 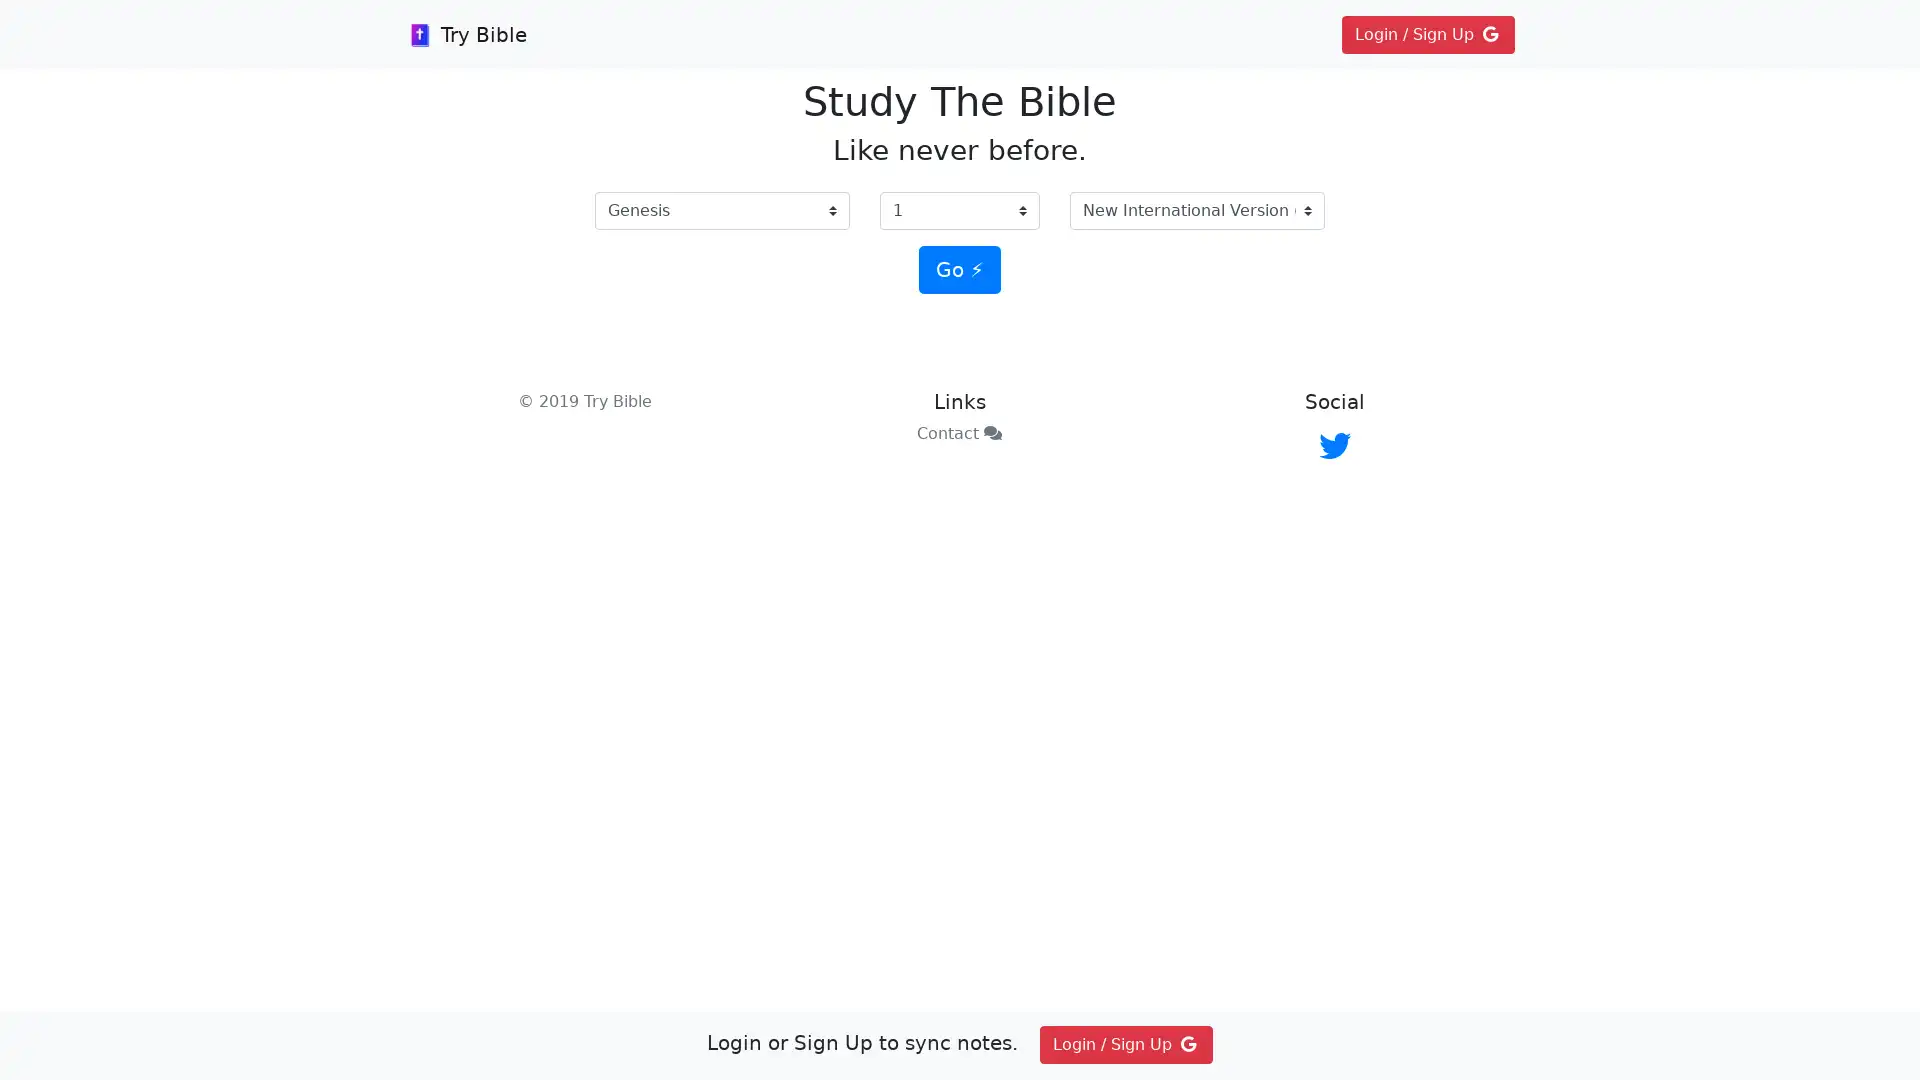 I want to click on Login / Sign Up, so click(x=1126, y=1044).